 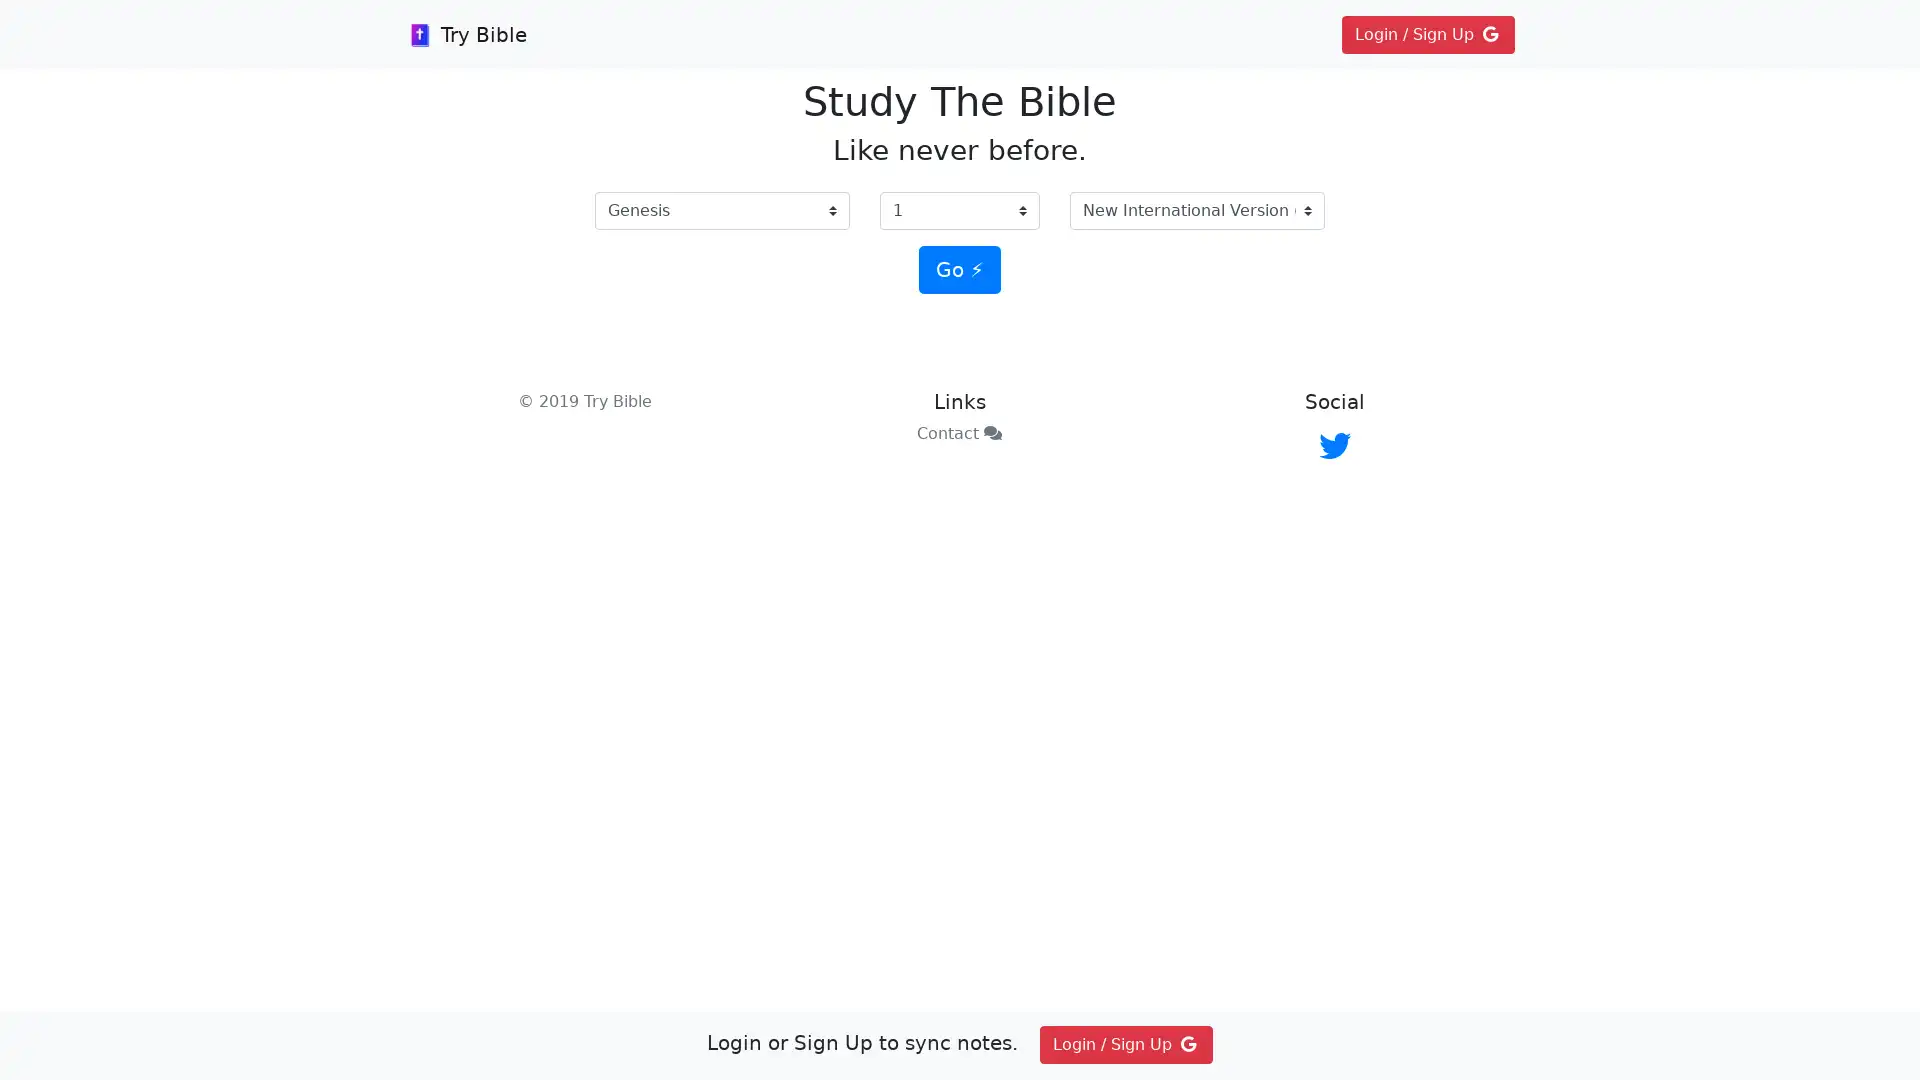 I want to click on Login / Sign Up, so click(x=1126, y=1044).